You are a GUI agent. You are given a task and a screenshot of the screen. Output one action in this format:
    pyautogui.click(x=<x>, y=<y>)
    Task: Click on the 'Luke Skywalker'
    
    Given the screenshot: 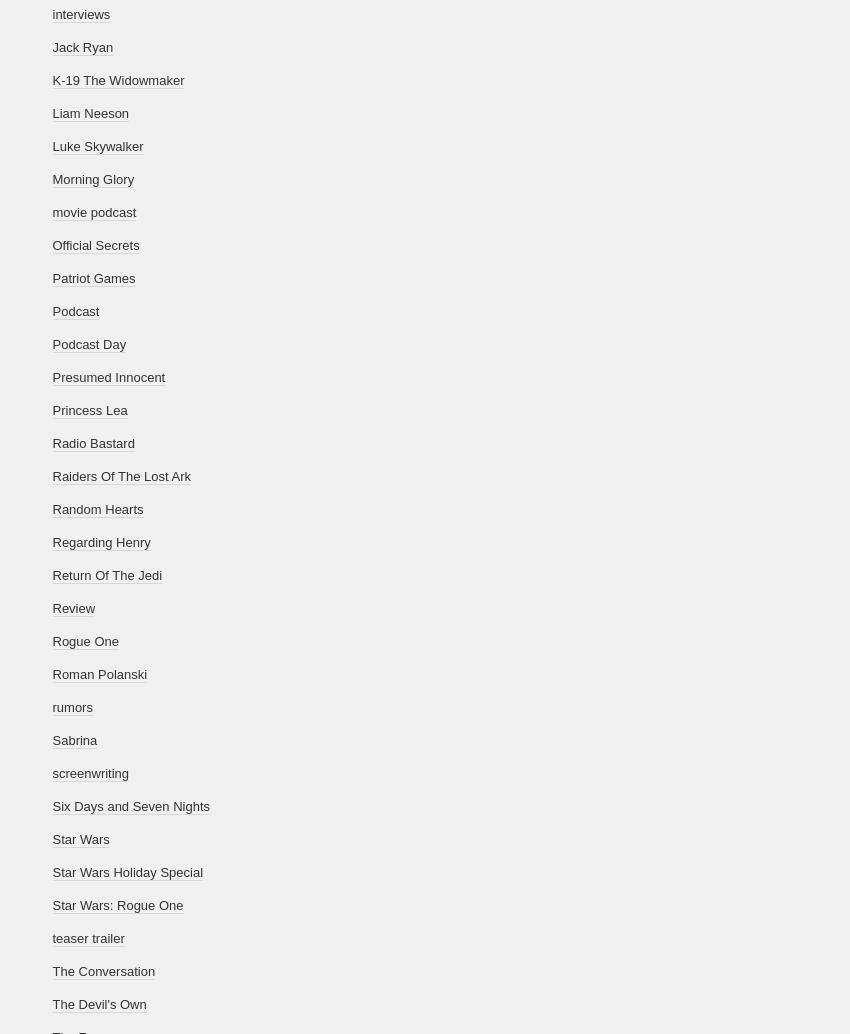 What is the action you would take?
    pyautogui.click(x=96, y=146)
    